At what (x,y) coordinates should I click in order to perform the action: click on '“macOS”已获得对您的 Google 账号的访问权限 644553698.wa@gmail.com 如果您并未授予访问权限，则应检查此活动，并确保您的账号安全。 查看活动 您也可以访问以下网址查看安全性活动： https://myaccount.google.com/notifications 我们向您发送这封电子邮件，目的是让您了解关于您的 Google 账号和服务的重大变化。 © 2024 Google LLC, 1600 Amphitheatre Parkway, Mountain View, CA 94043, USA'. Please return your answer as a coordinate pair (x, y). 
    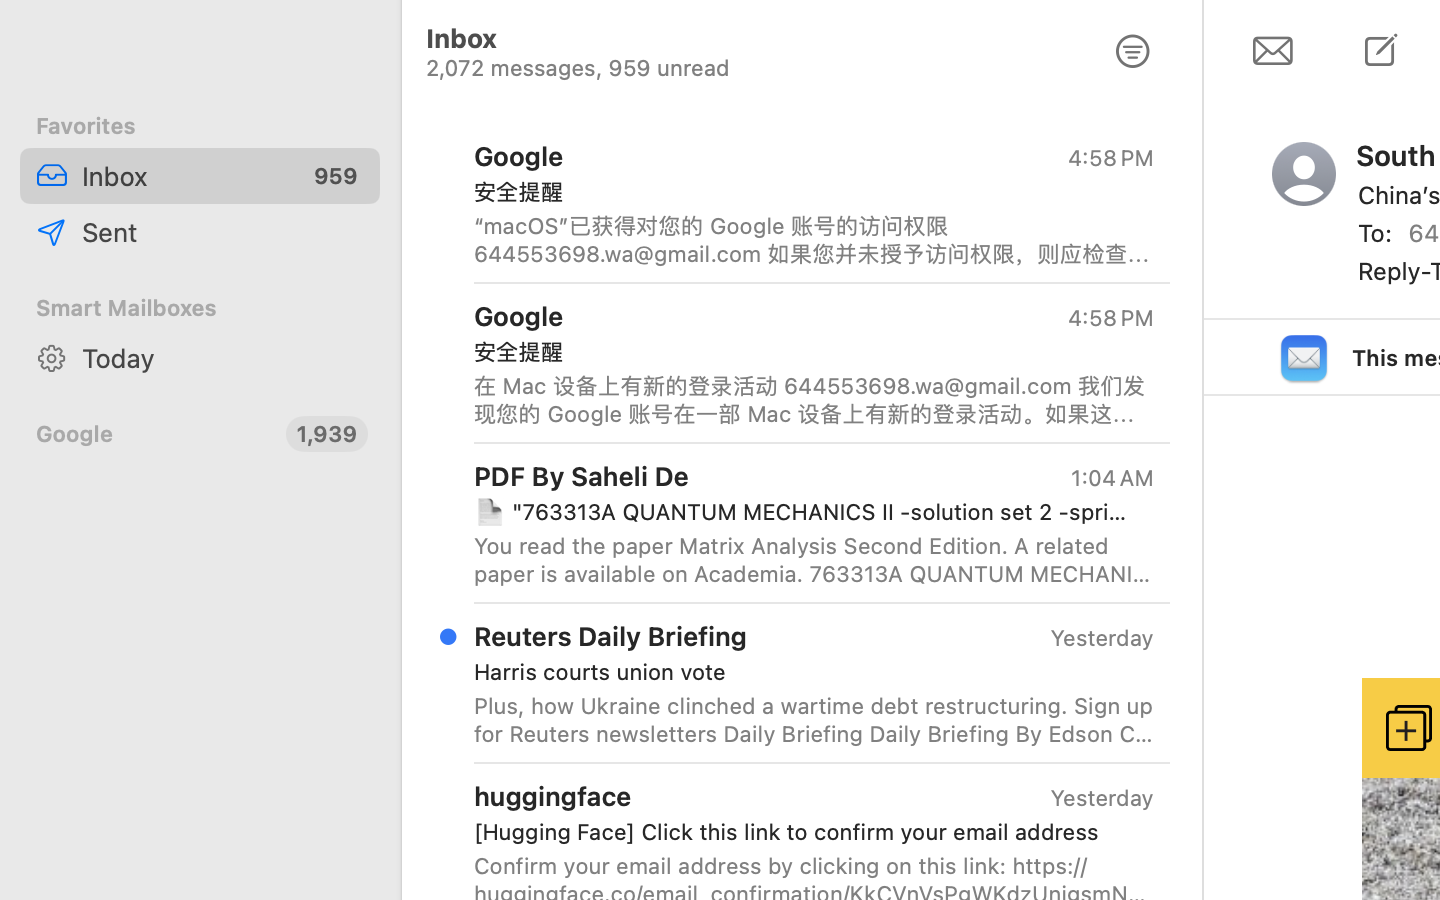
    Looking at the image, I should click on (814, 239).